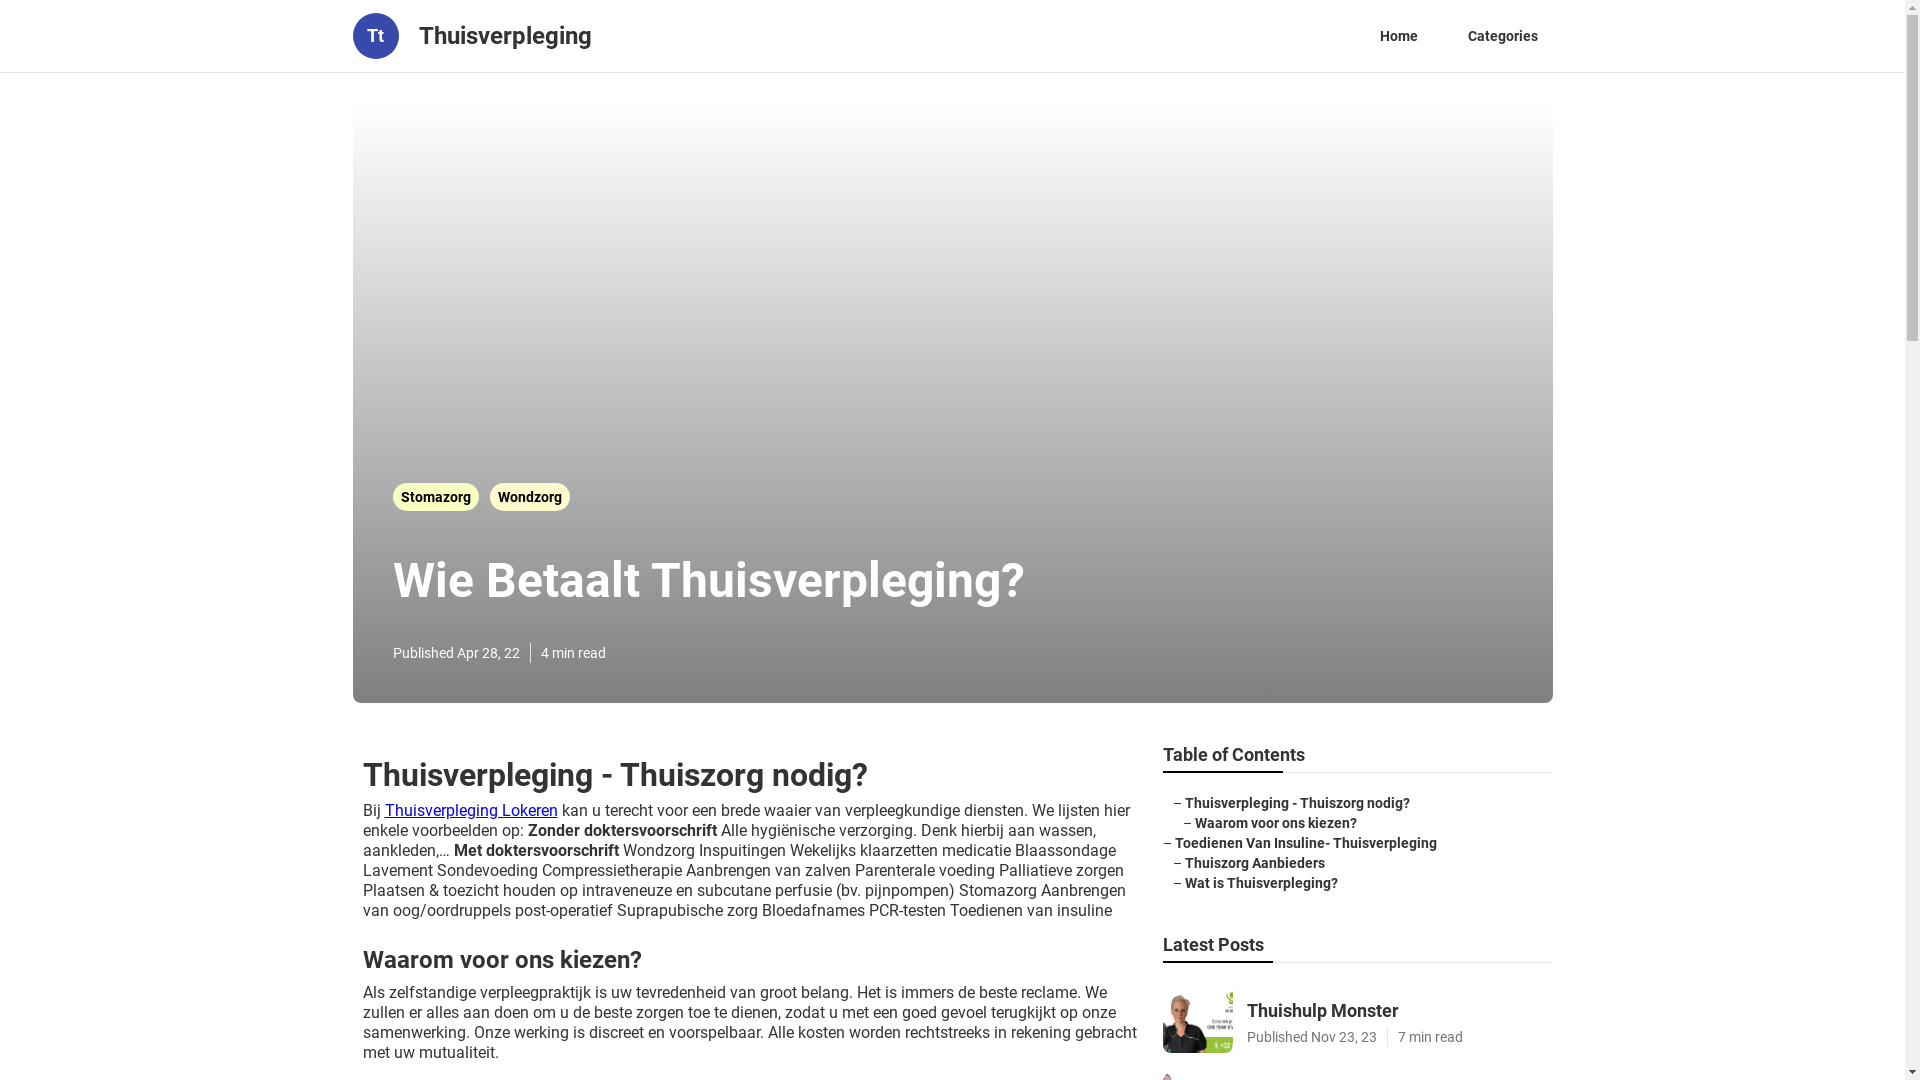  Describe the element at coordinates (1502, 35) in the screenshot. I see `'Categories'` at that location.